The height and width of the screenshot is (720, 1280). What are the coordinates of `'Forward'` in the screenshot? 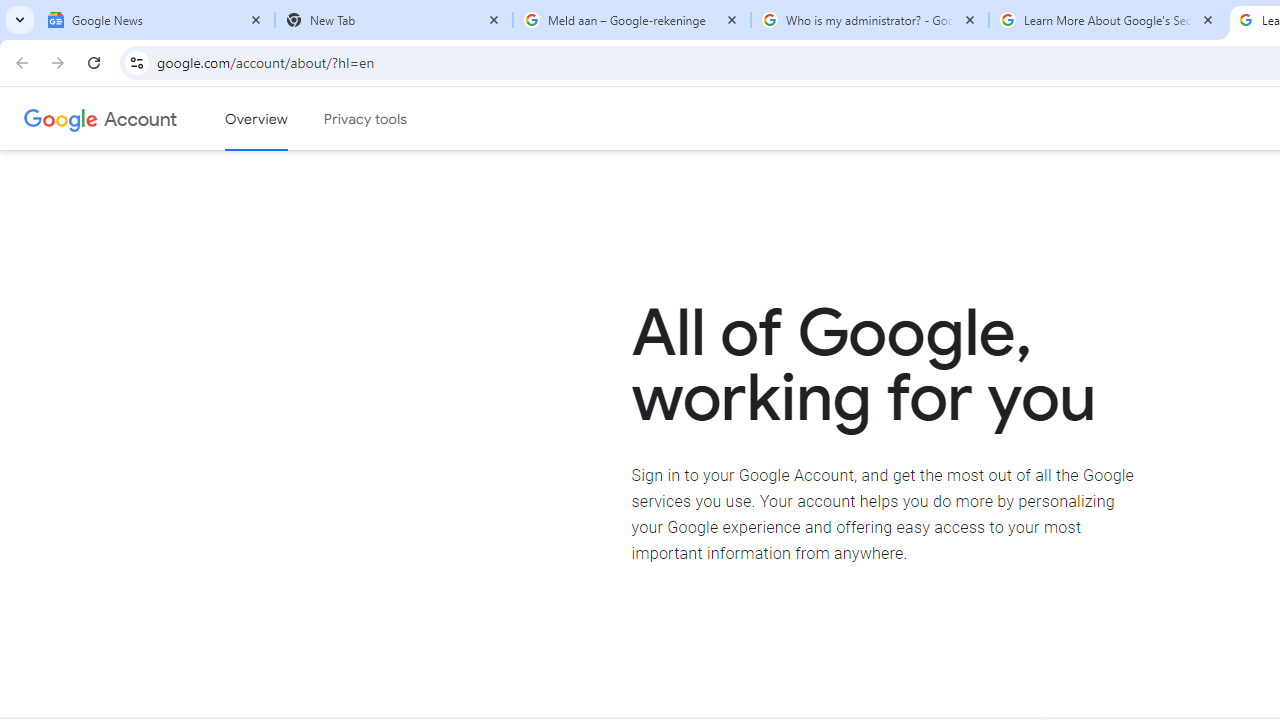 It's located at (58, 61).